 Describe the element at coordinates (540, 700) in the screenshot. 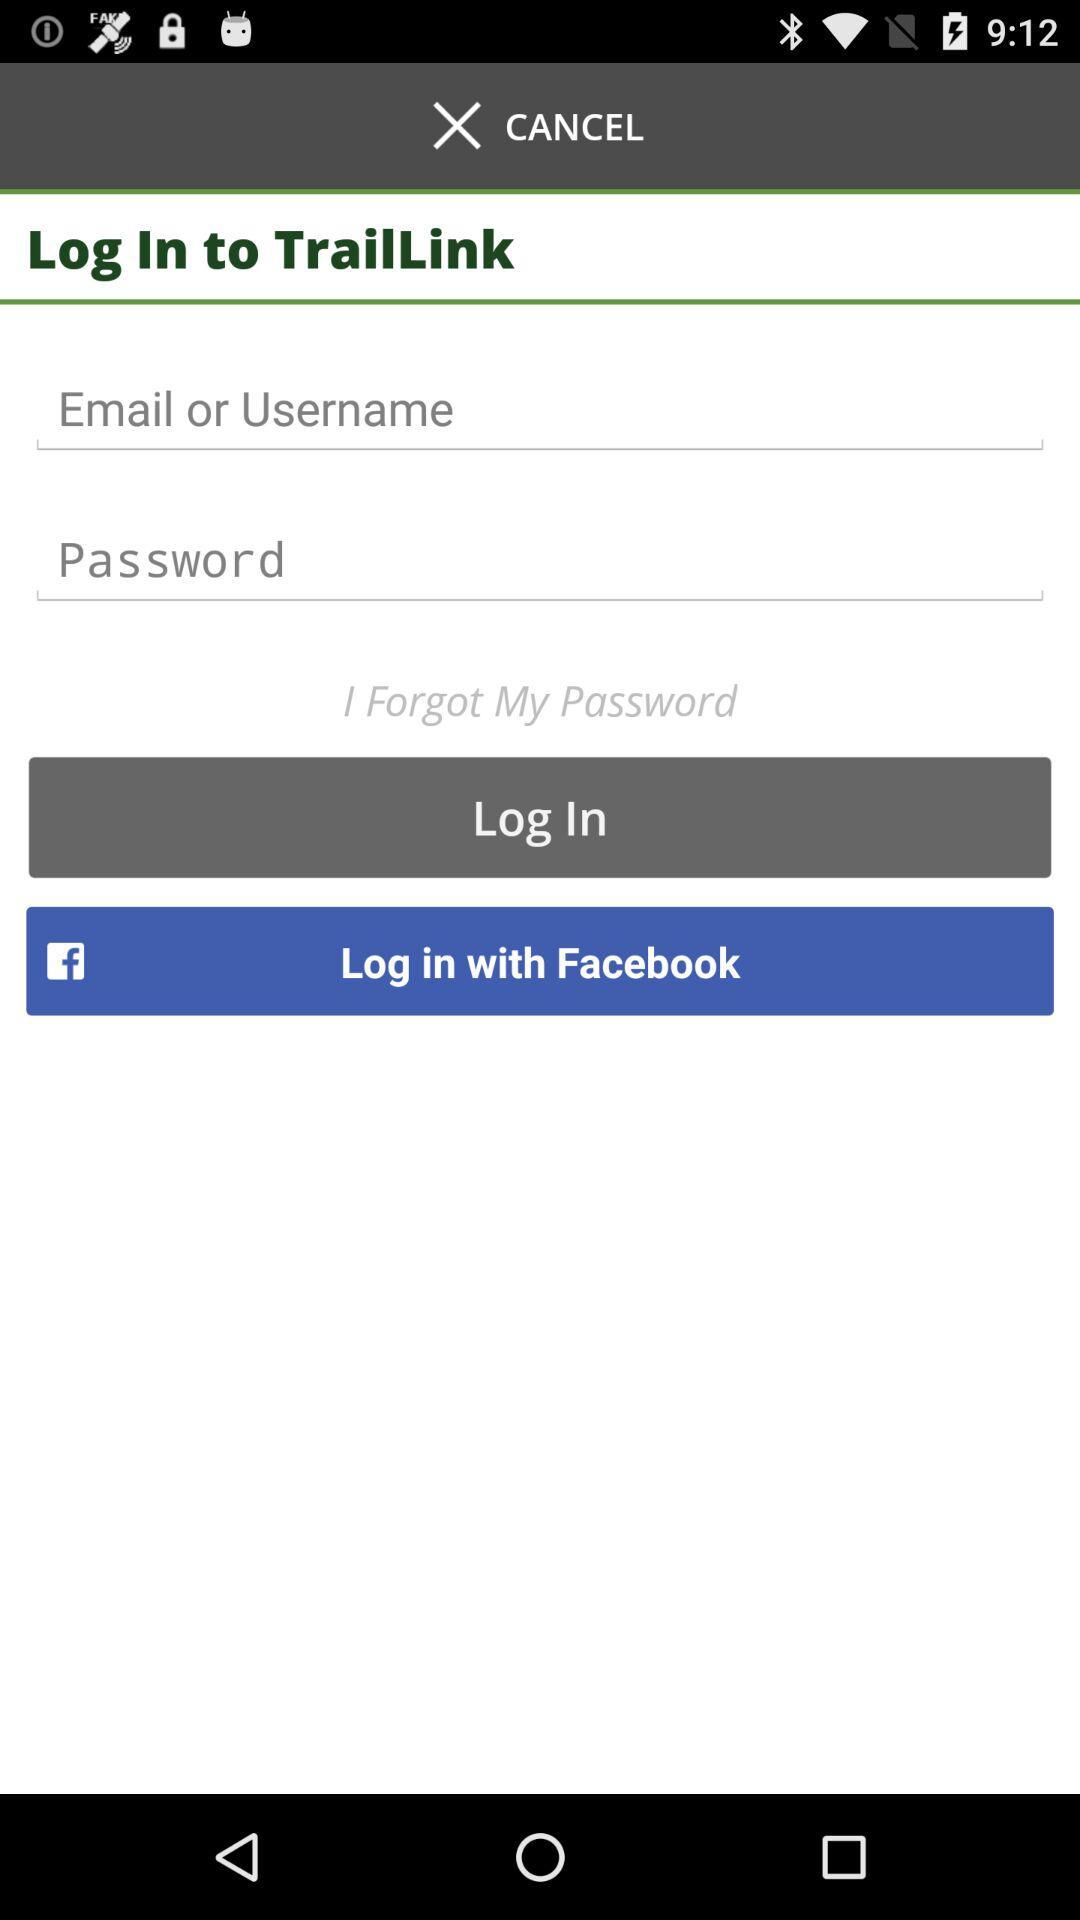

I see `the icon above log in` at that location.